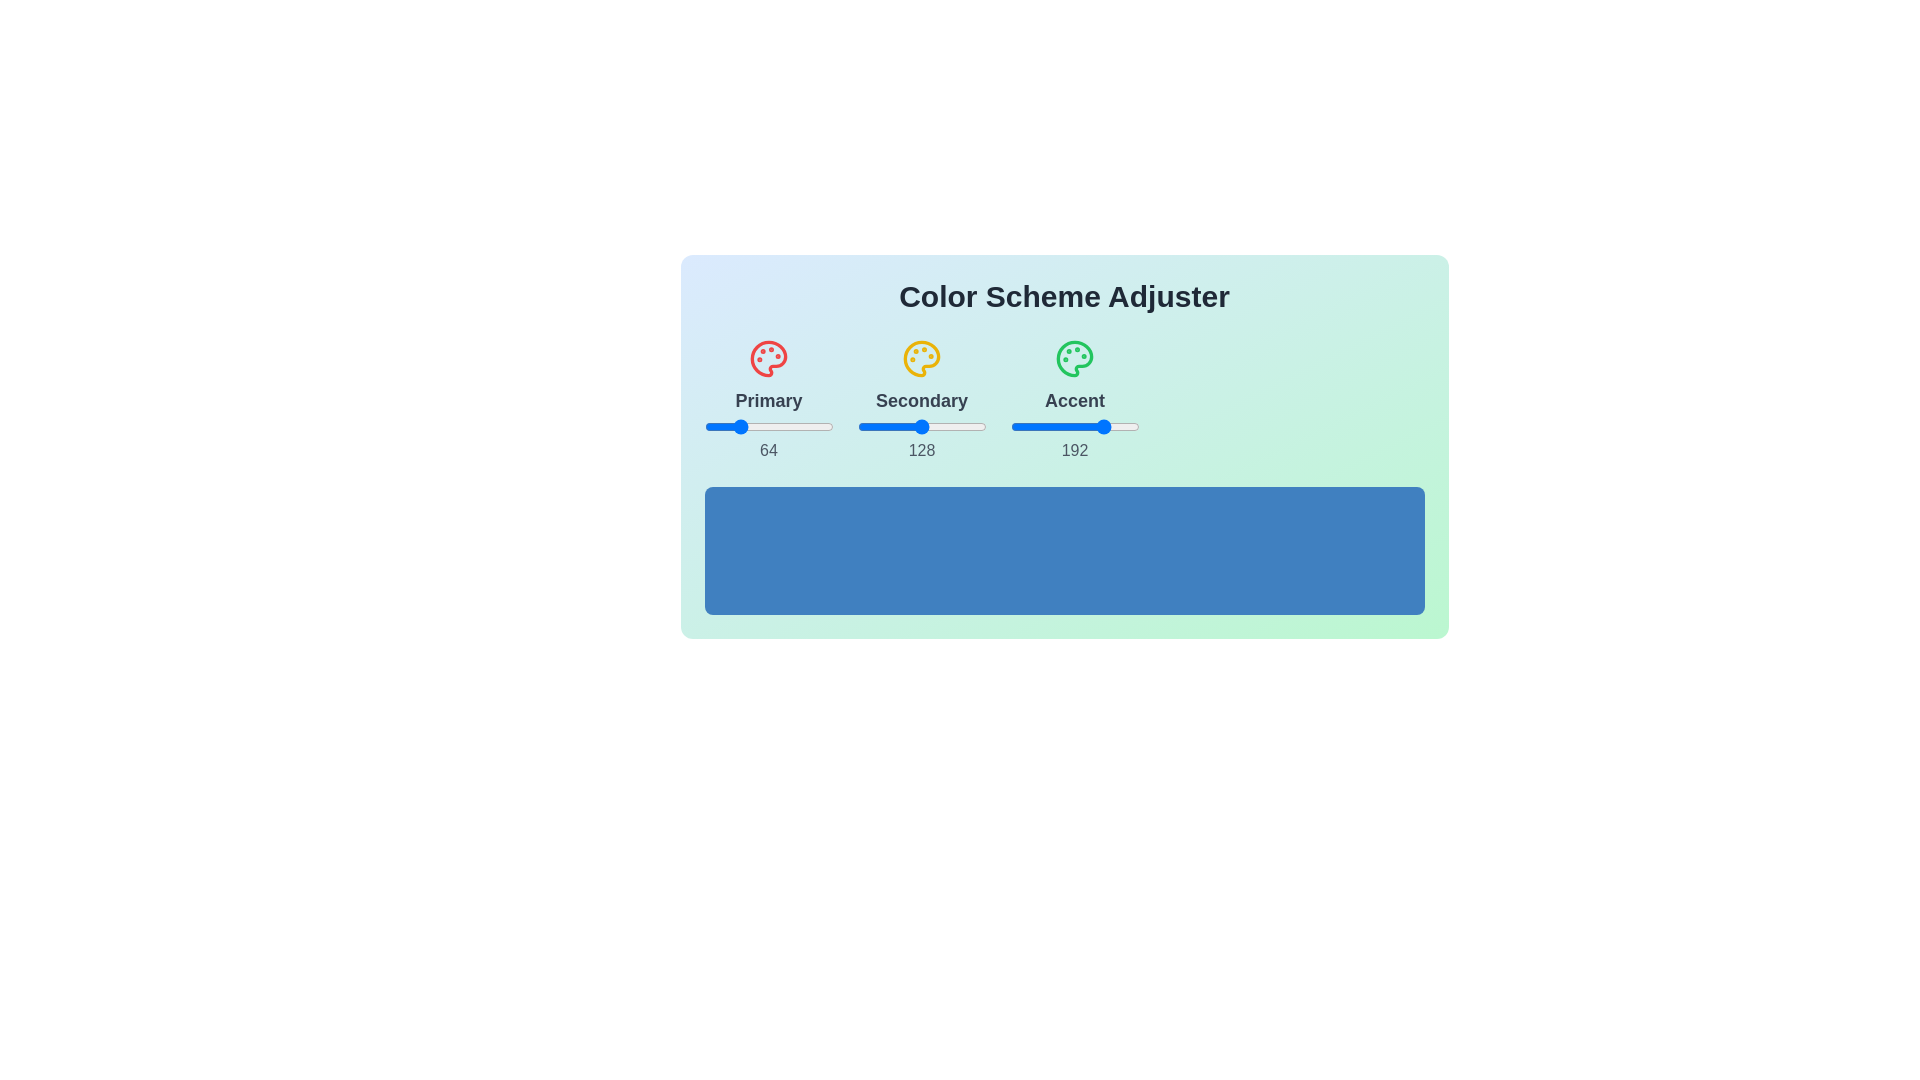 The image size is (1920, 1080). What do you see at coordinates (778, 426) in the screenshot?
I see `the 0 slider to 20` at bounding box center [778, 426].